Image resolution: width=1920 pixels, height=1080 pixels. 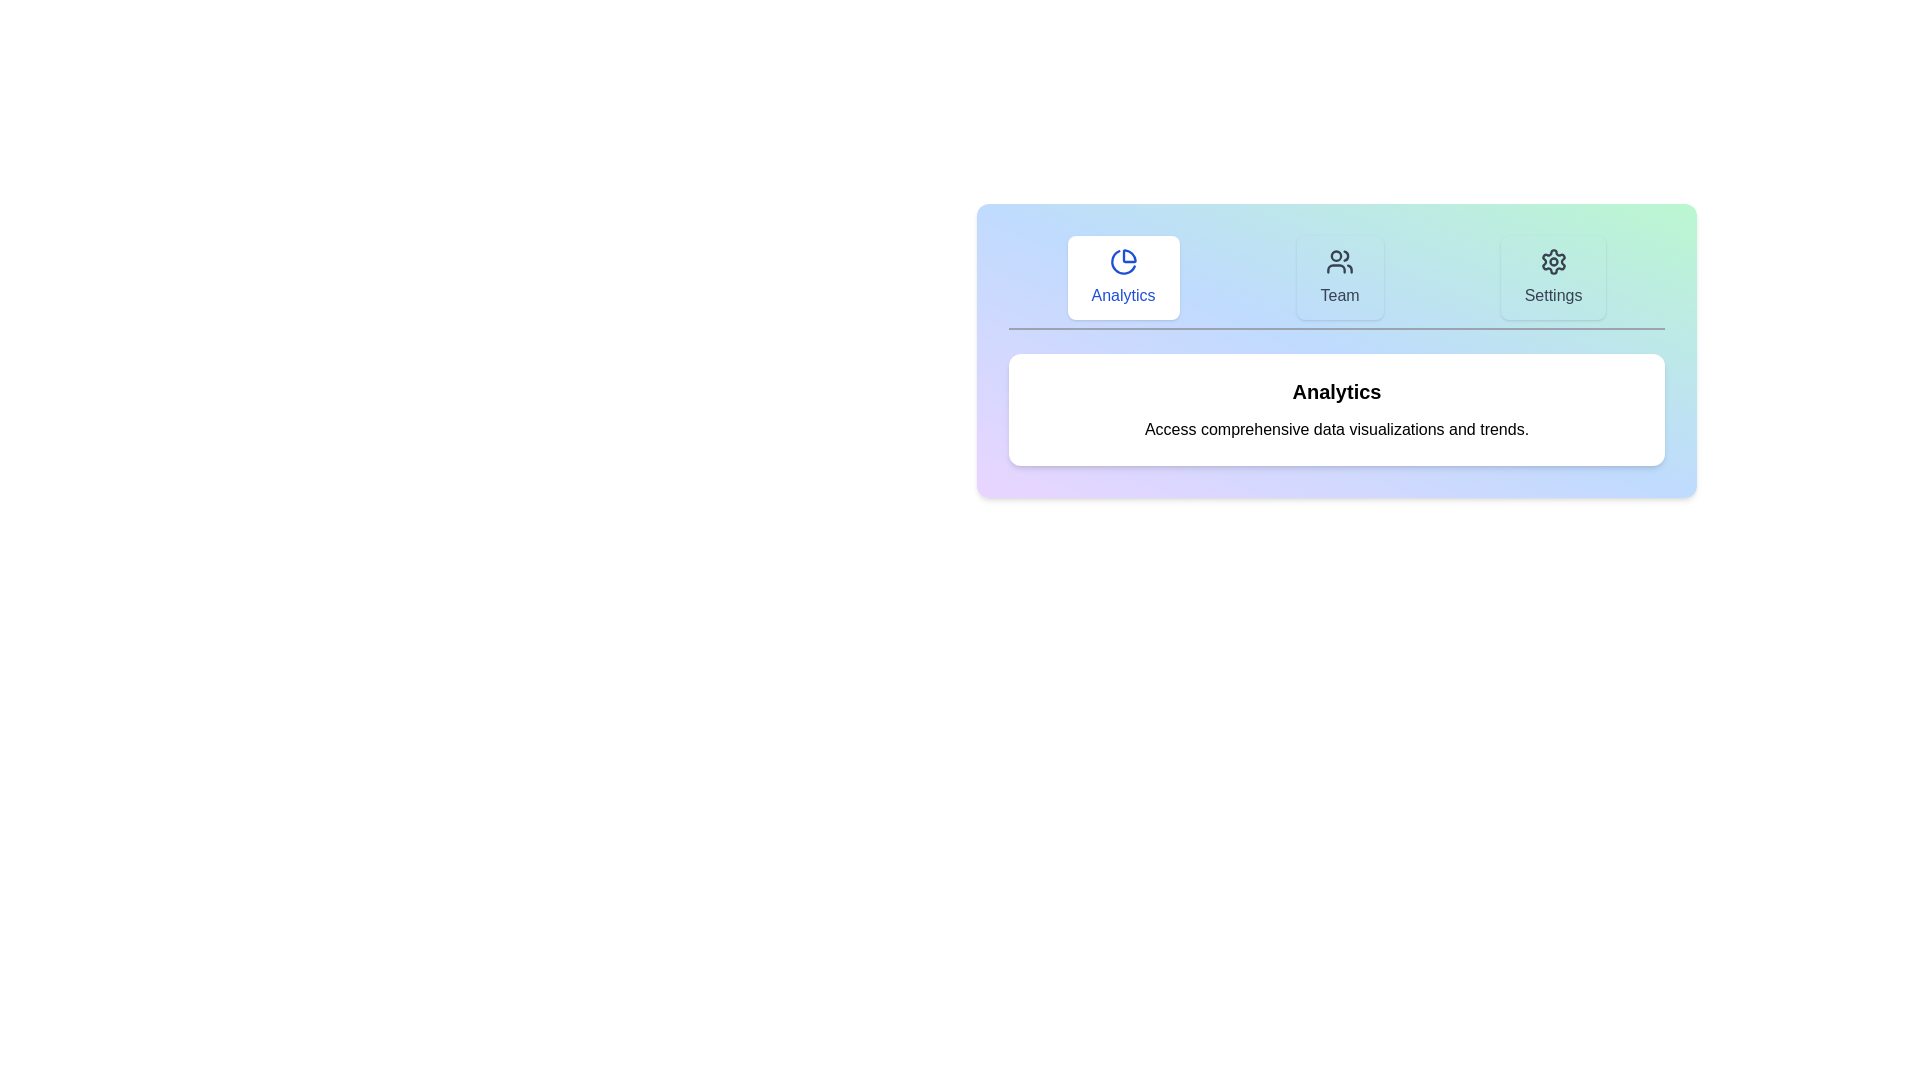 What do you see at coordinates (1339, 277) in the screenshot?
I see `the 'Team' tab to view its content` at bounding box center [1339, 277].